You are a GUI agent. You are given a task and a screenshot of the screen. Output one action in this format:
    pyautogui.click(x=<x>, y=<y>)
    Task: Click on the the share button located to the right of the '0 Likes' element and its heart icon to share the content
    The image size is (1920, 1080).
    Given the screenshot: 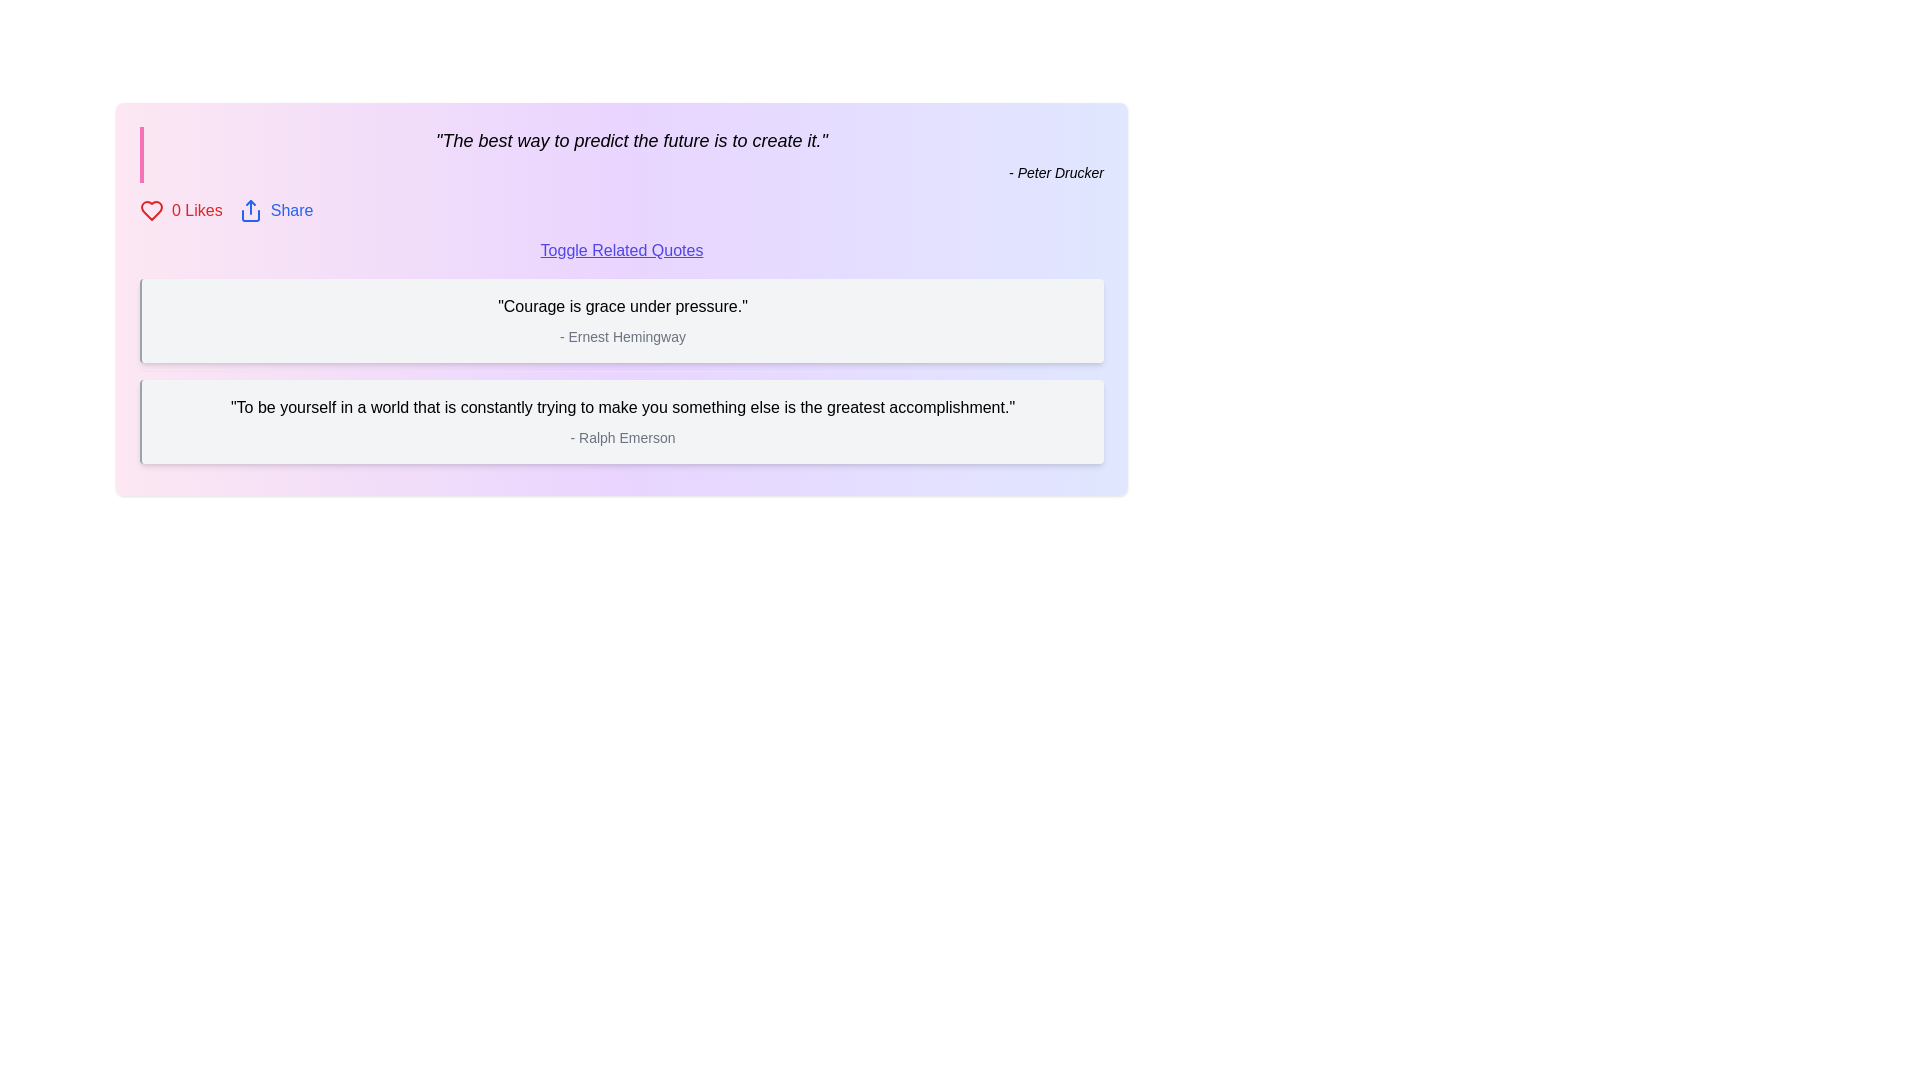 What is the action you would take?
    pyautogui.click(x=275, y=211)
    